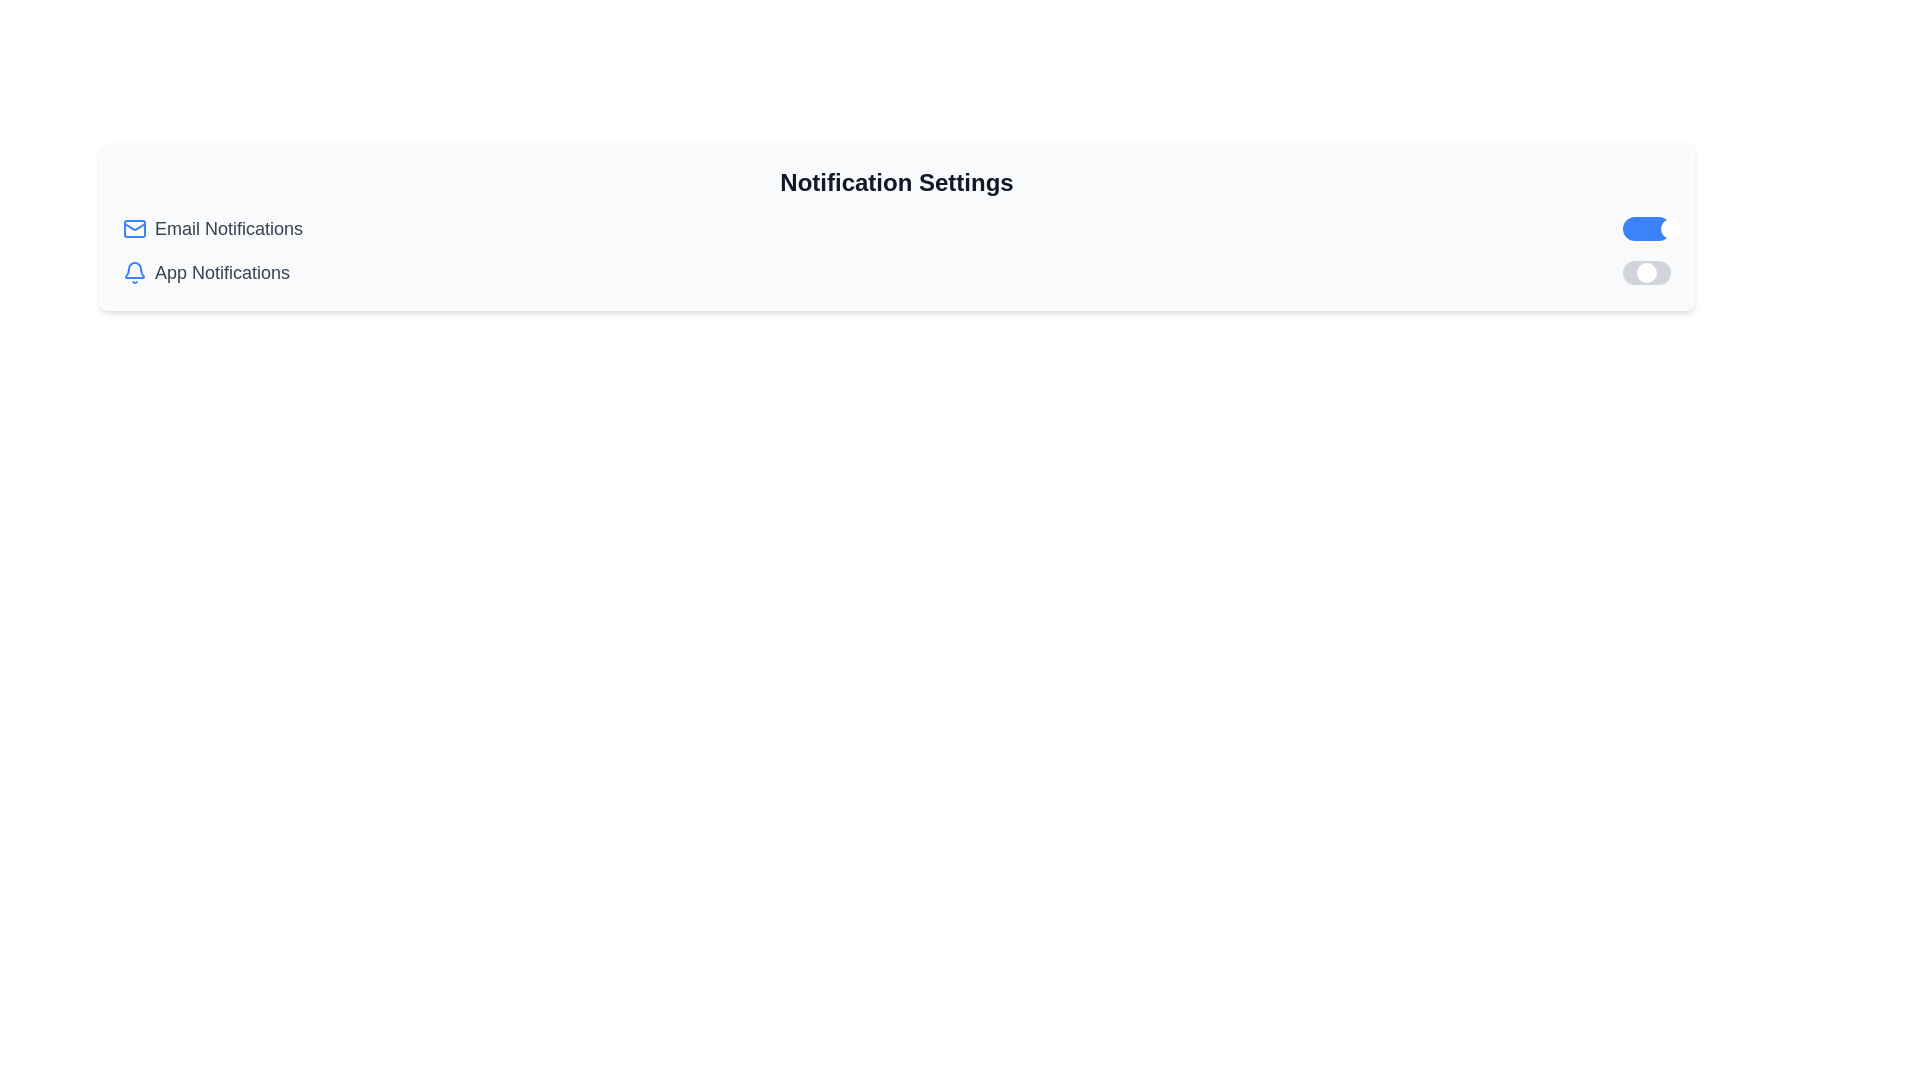 This screenshot has height=1080, width=1920. I want to click on the toggle knob located, so click(1646, 273).